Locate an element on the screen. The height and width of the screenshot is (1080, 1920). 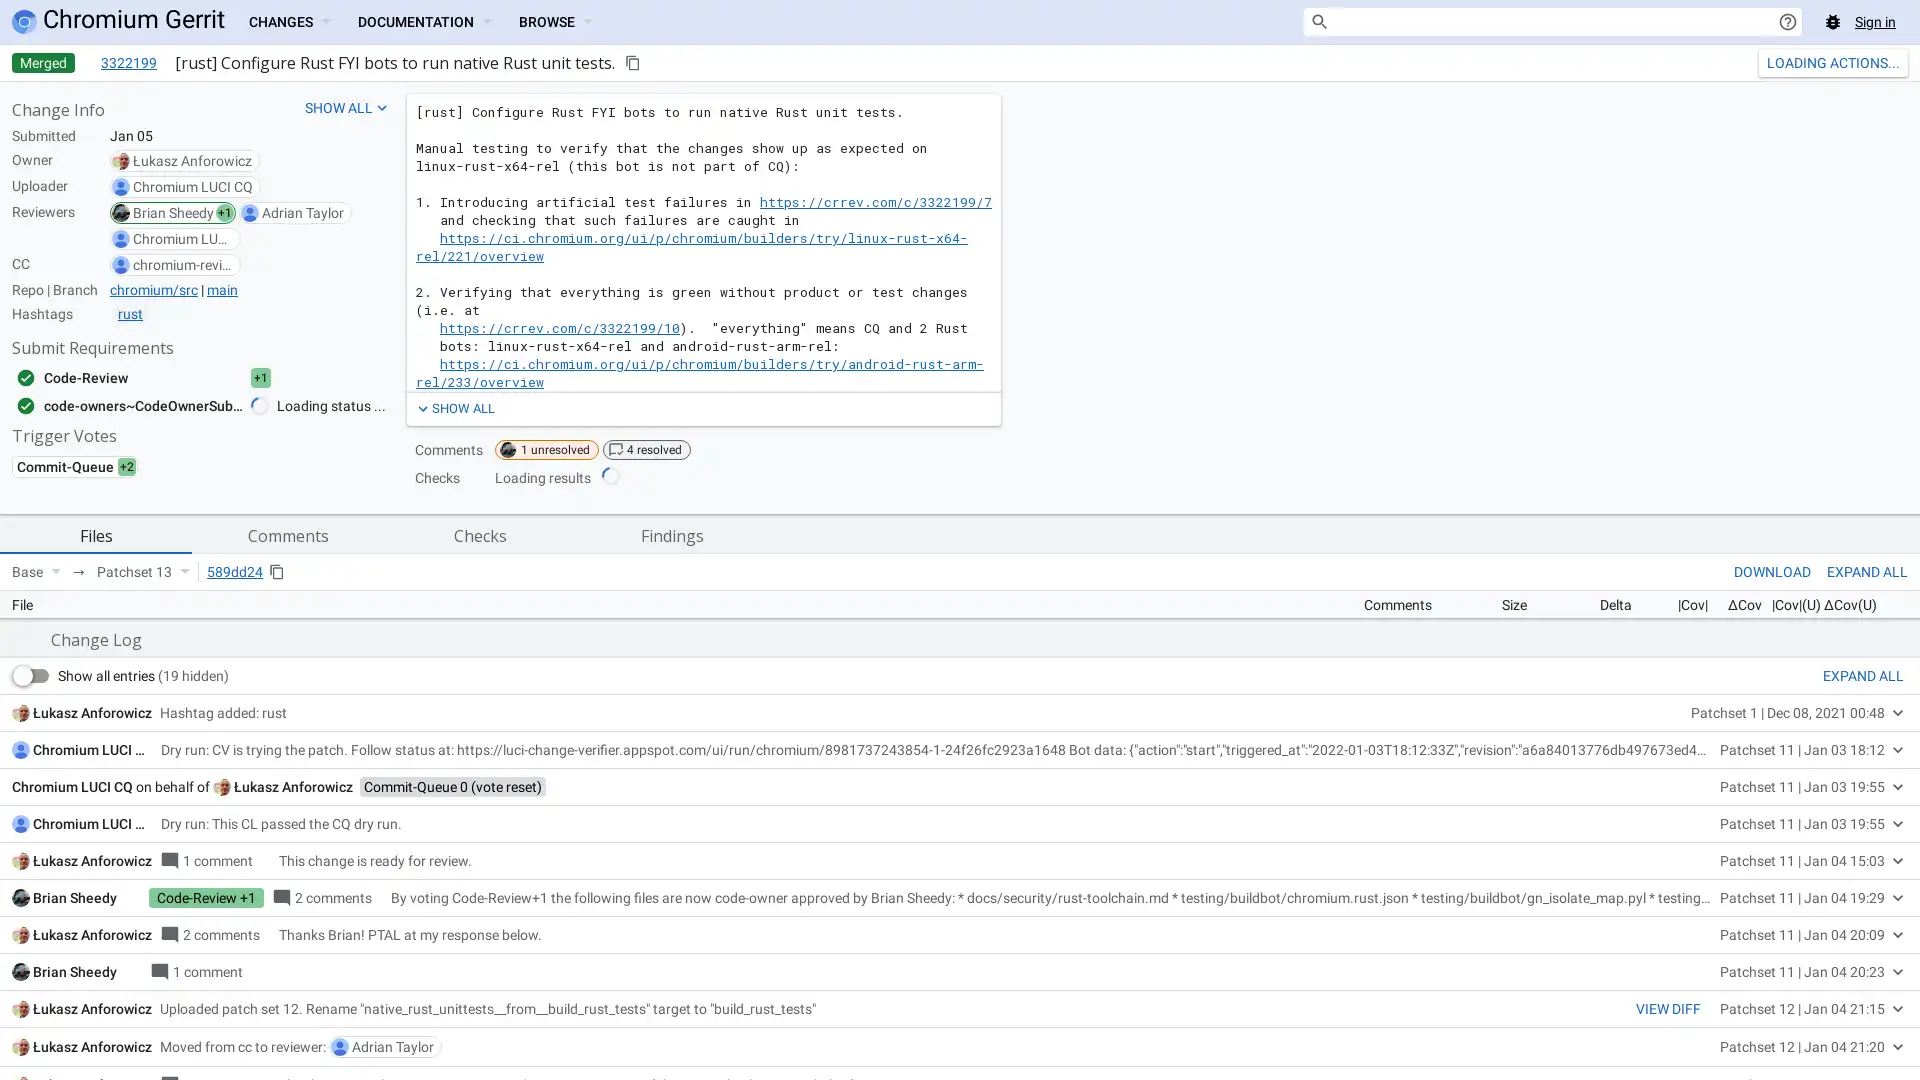
satisfied code-owners~CodeOwnerSub... Approved is located at coordinates (163, 405).